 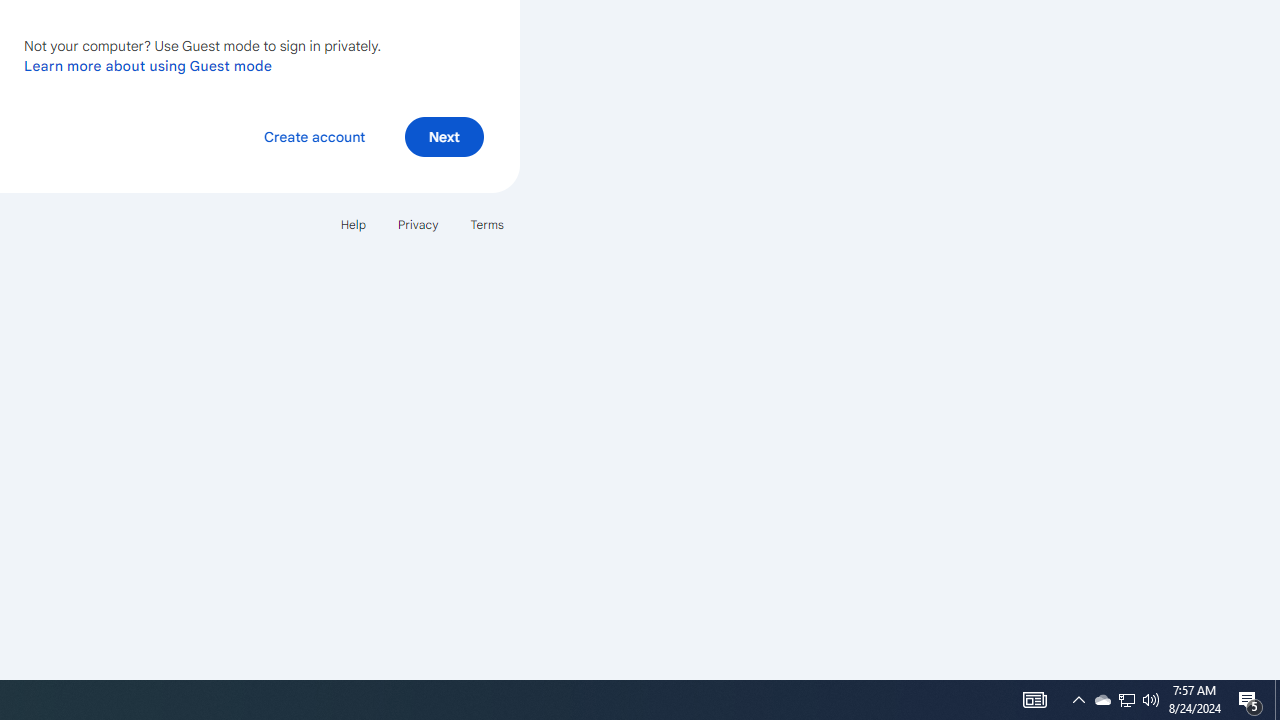 I want to click on 'Help', so click(x=352, y=224).